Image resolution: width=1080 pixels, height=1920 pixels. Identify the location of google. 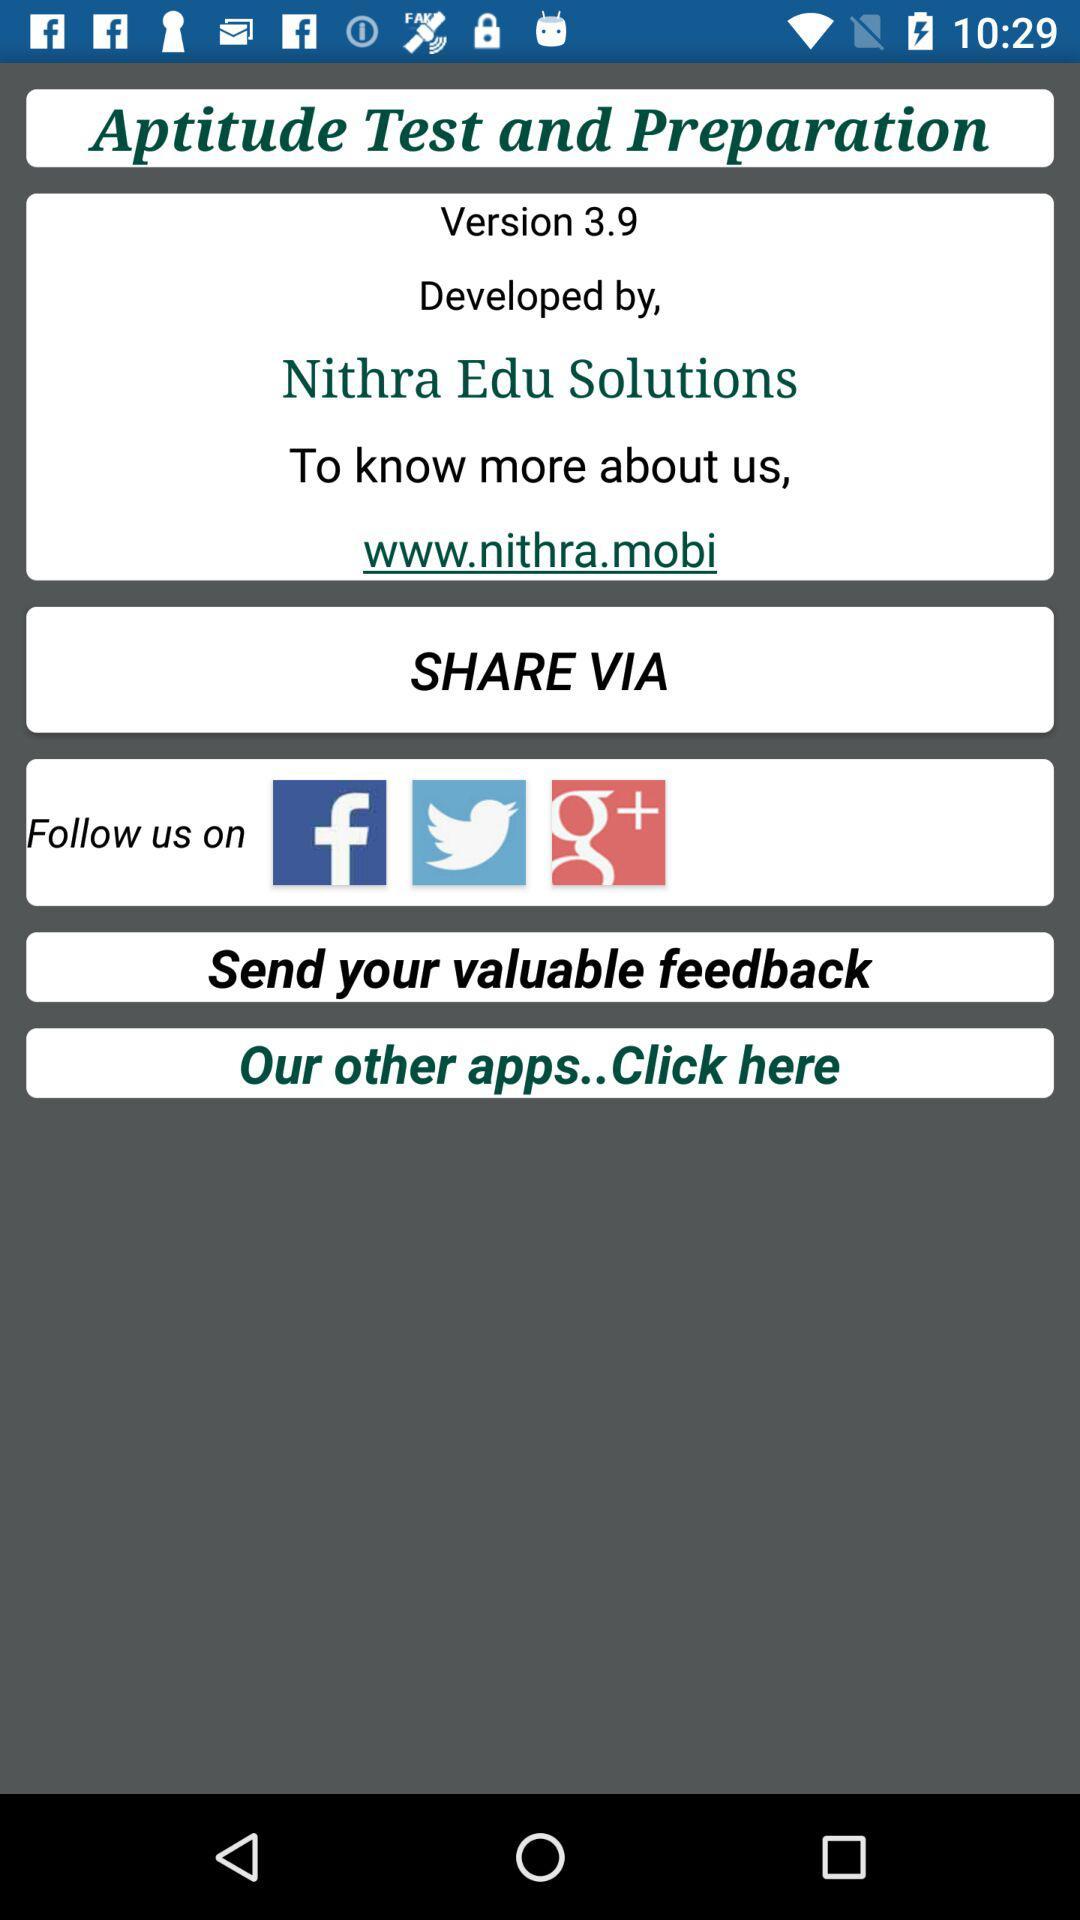
(607, 832).